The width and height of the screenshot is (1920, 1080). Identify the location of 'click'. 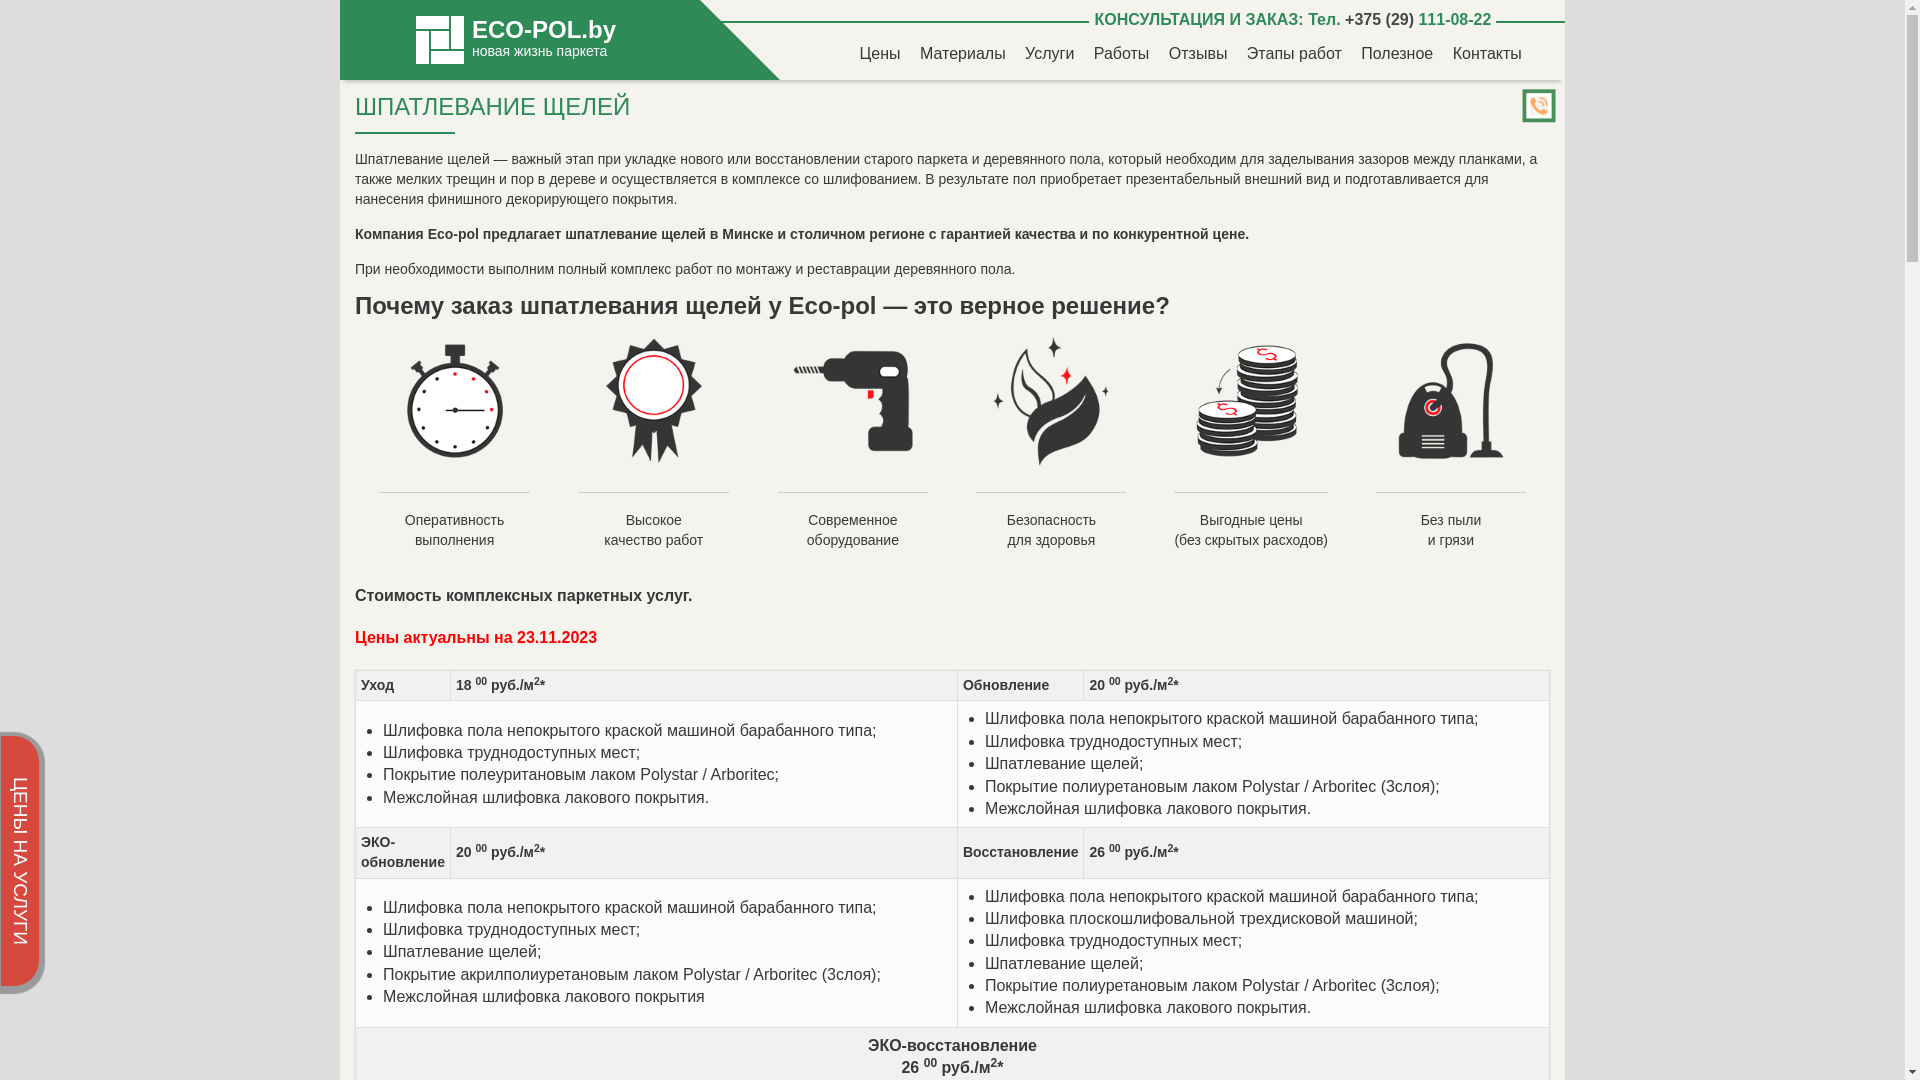
(1529, 108).